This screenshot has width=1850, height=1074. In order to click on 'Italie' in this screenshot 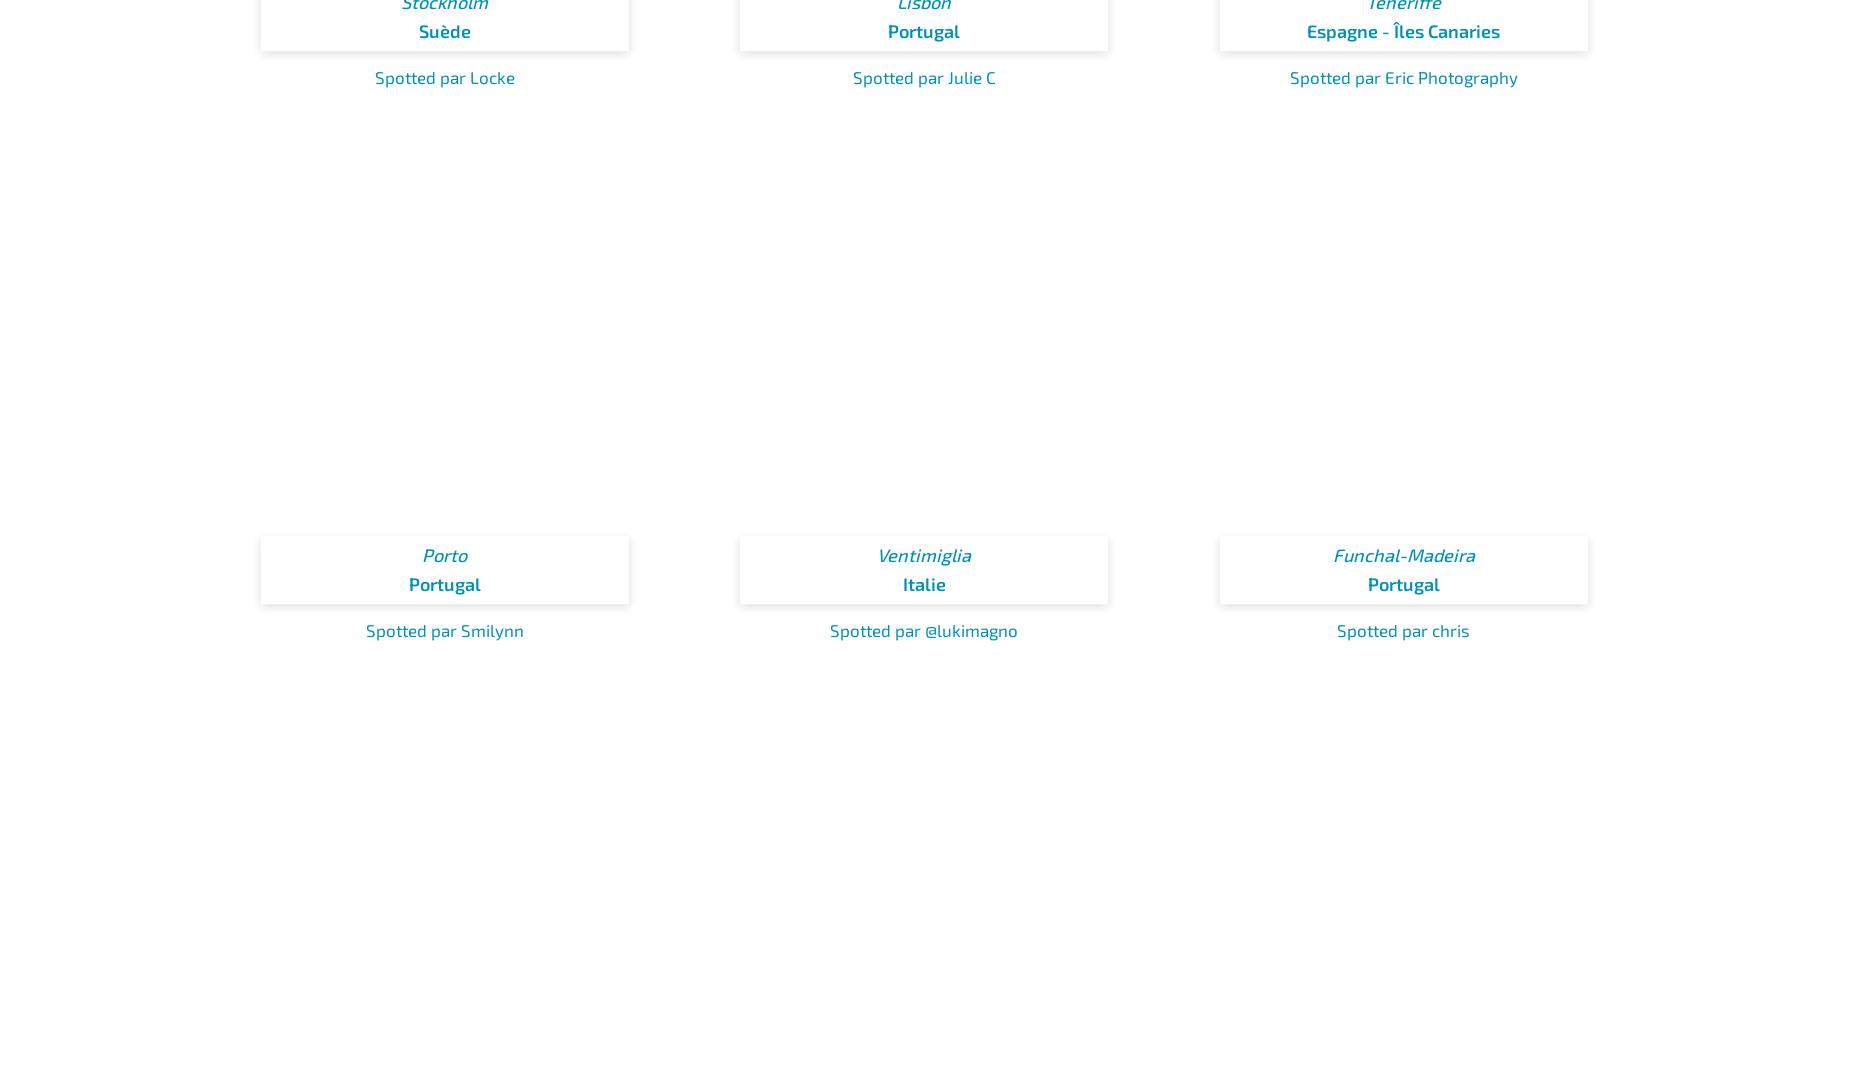, I will do `click(923, 583)`.